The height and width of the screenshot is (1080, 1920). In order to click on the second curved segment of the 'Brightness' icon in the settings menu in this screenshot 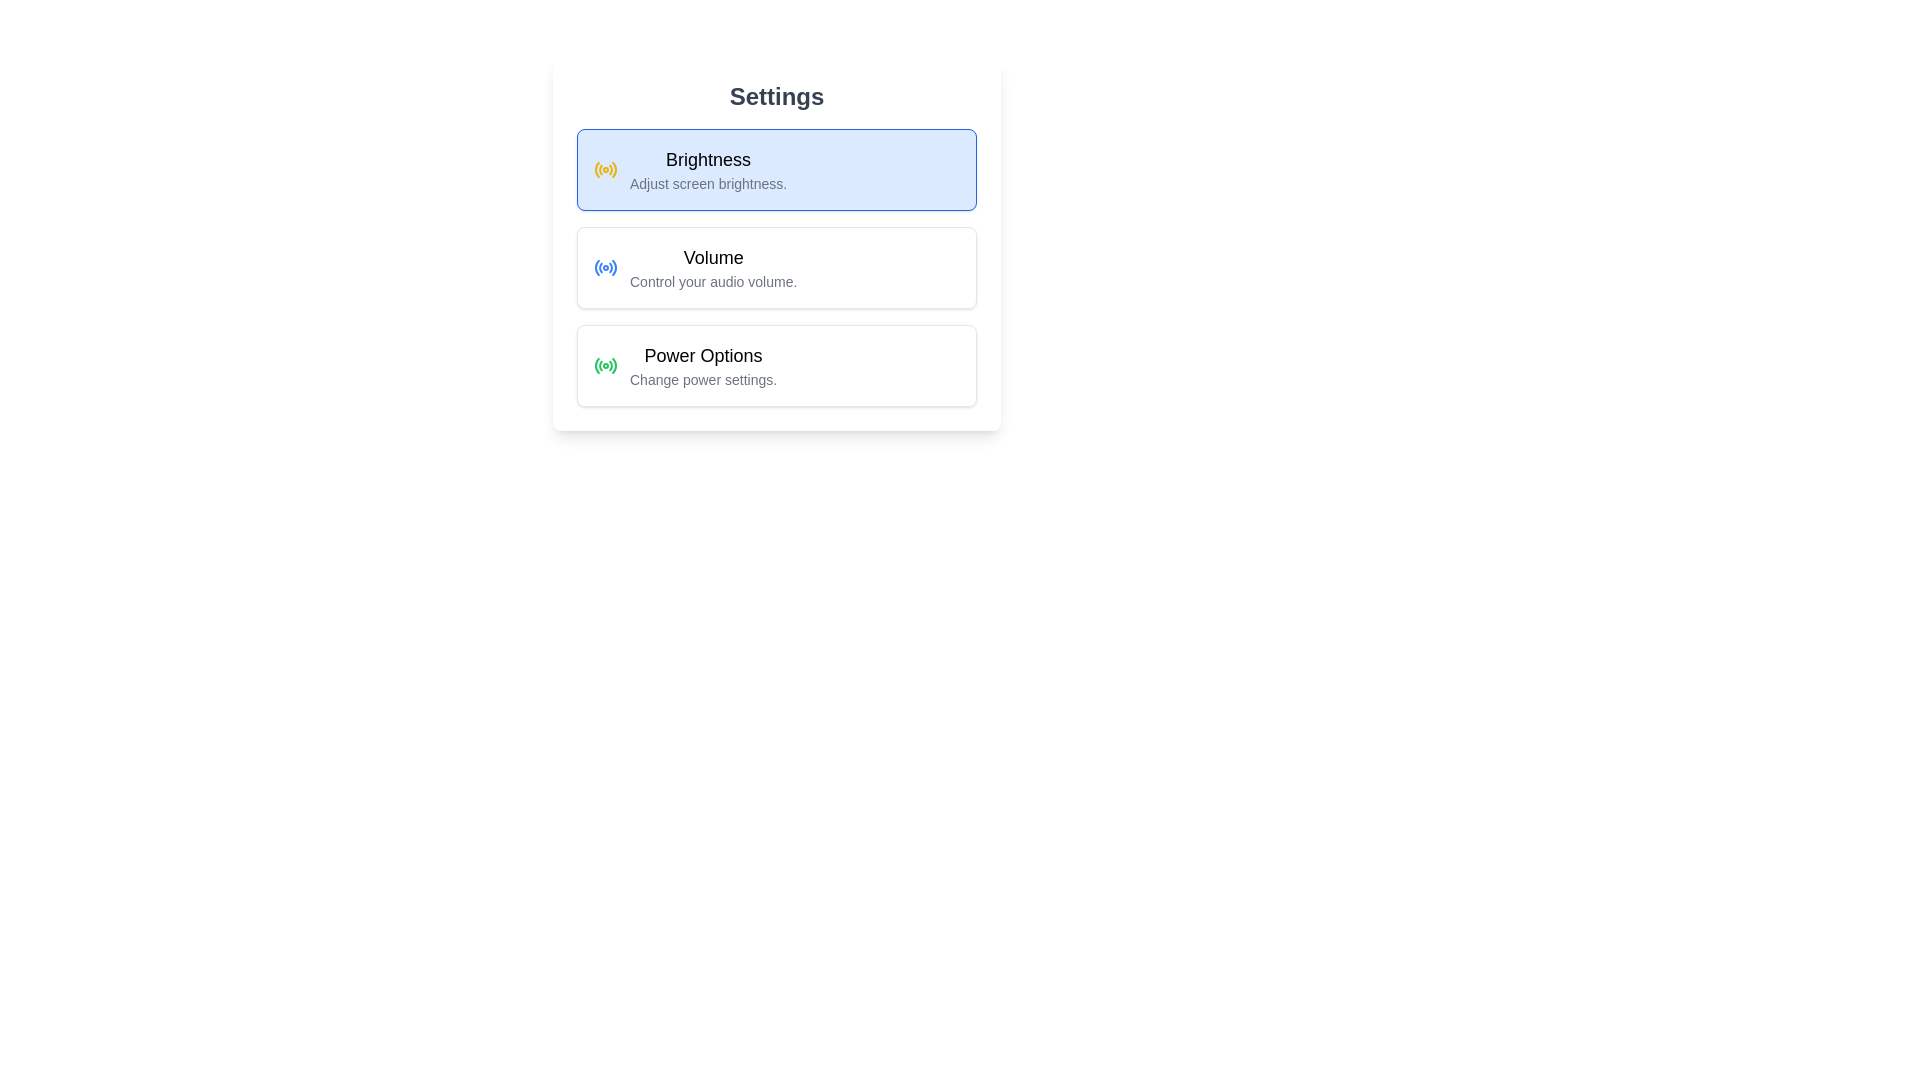, I will do `click(599, 168)`.